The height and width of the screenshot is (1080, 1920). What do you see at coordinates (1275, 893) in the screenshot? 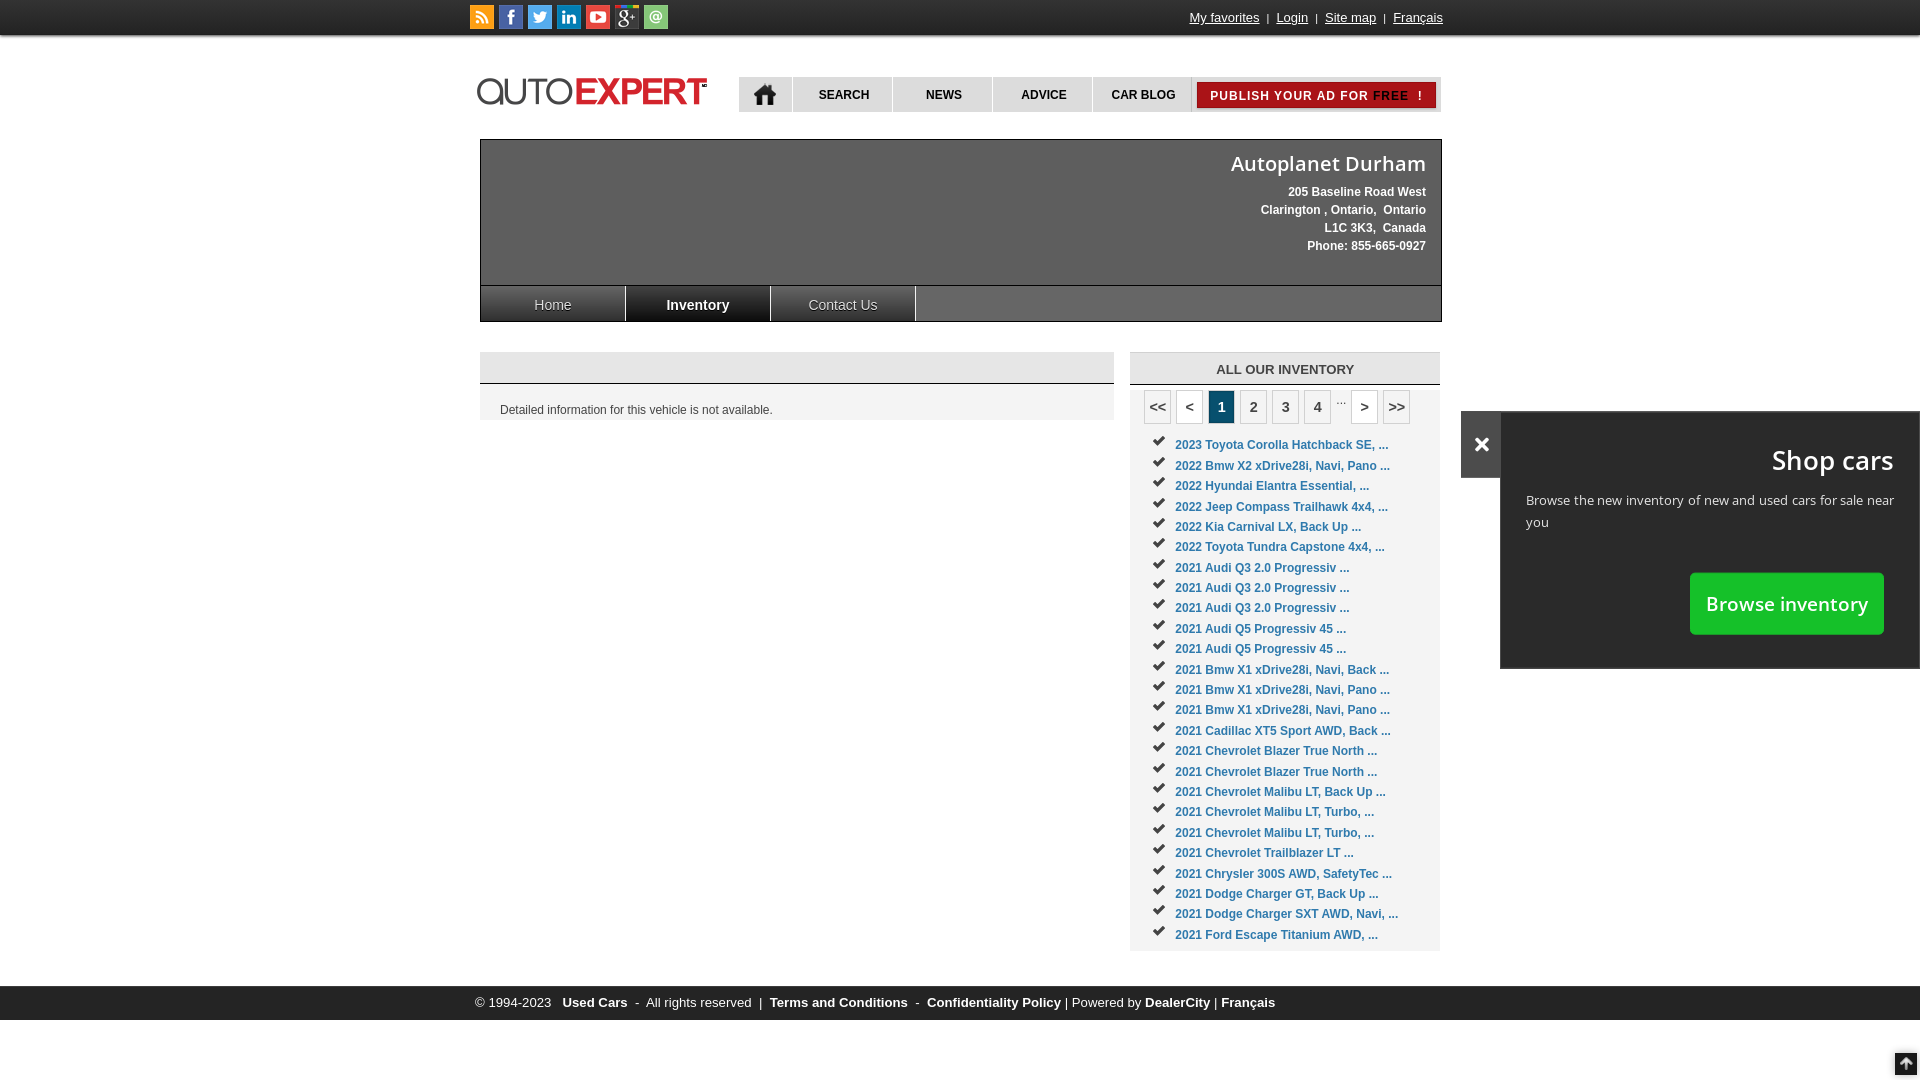
I see `'2021 Dodge Charger GT, Back Up ...'` at bounding box center [1275, 893].